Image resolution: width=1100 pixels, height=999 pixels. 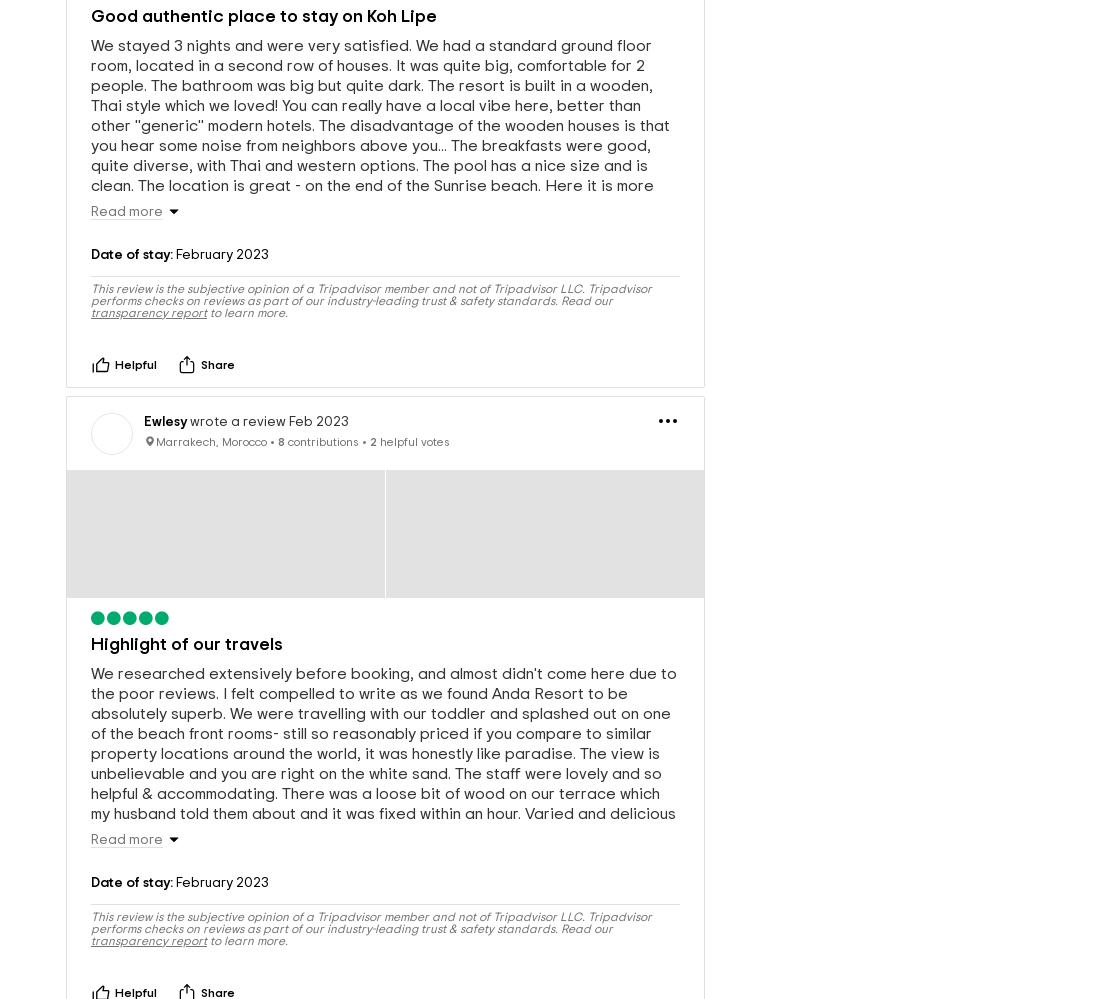 I want to click on 'Marrakech, Morocco', so click(x=211, y=407).